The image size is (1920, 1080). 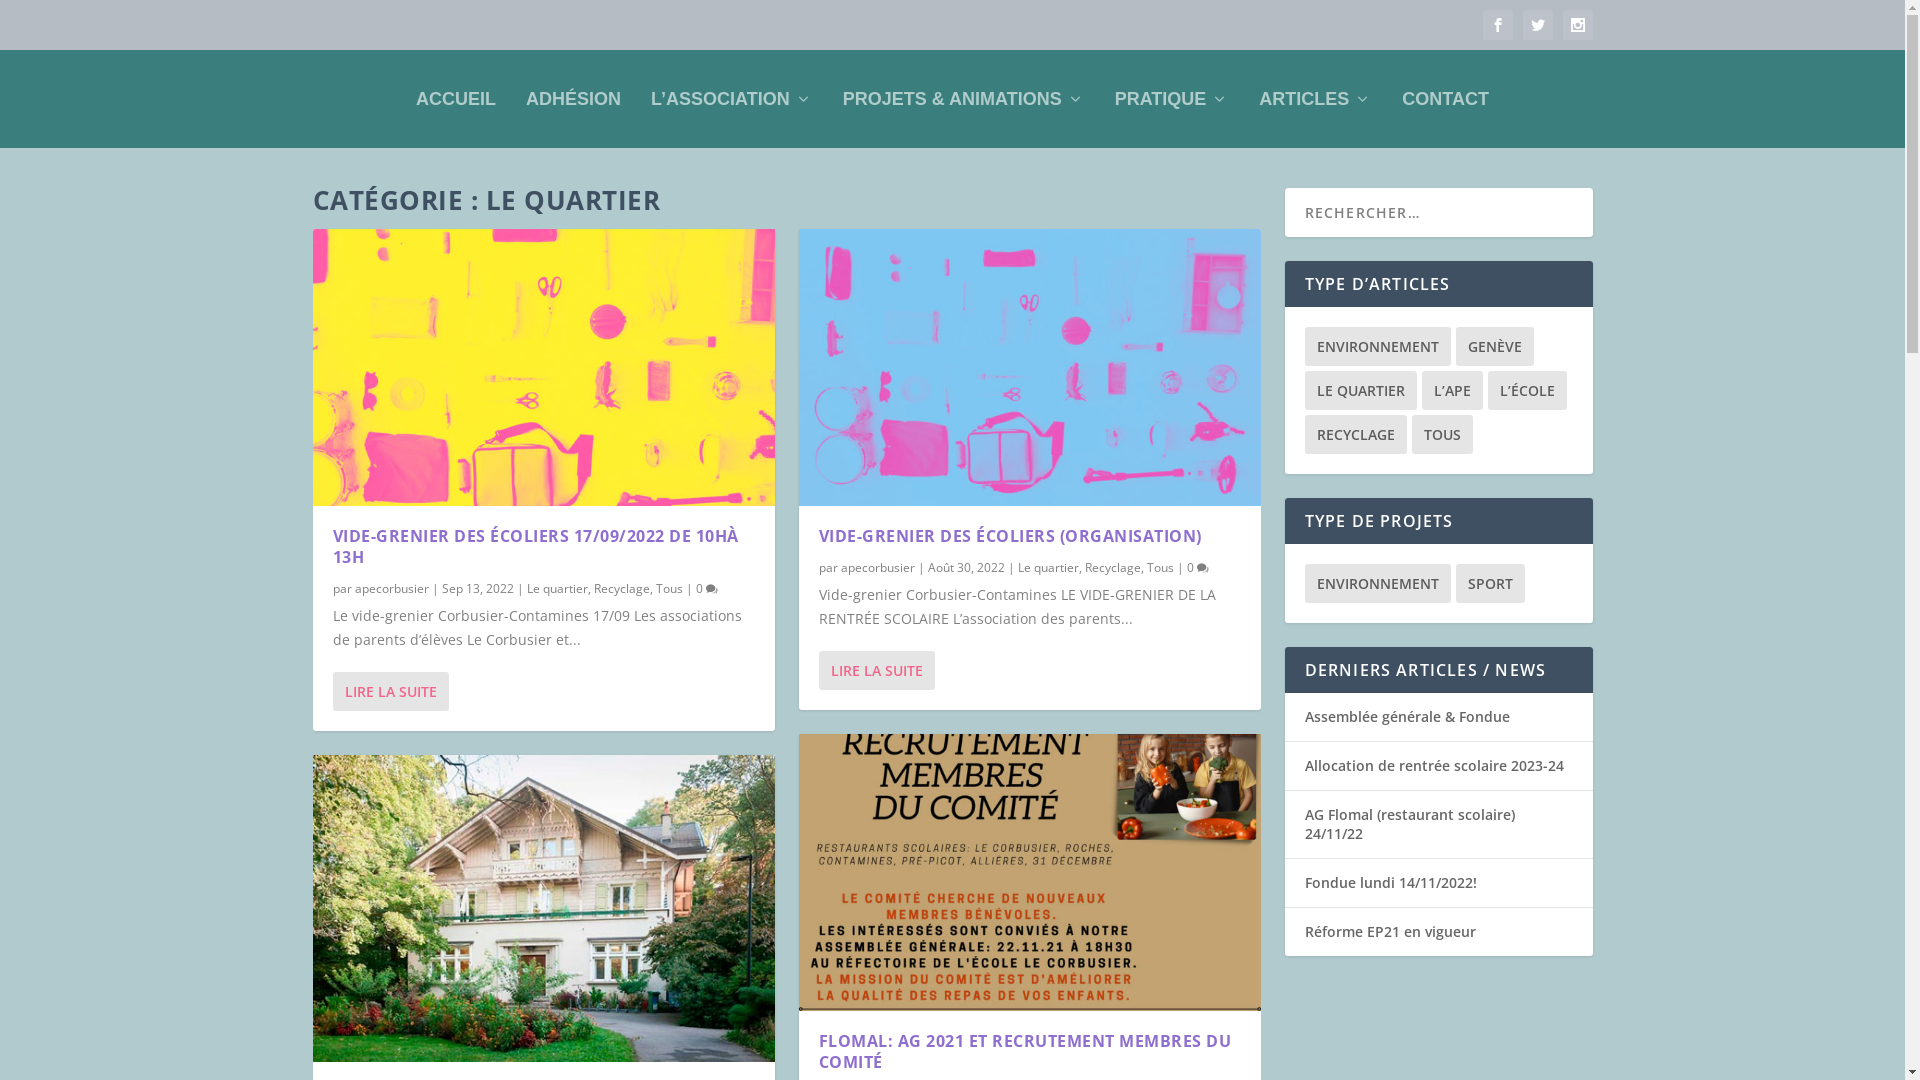 What do you see at coordinates (817, 670) in the screenshot?
I see `'LIRE LA SUITE'` at bounding box center [817, 670].